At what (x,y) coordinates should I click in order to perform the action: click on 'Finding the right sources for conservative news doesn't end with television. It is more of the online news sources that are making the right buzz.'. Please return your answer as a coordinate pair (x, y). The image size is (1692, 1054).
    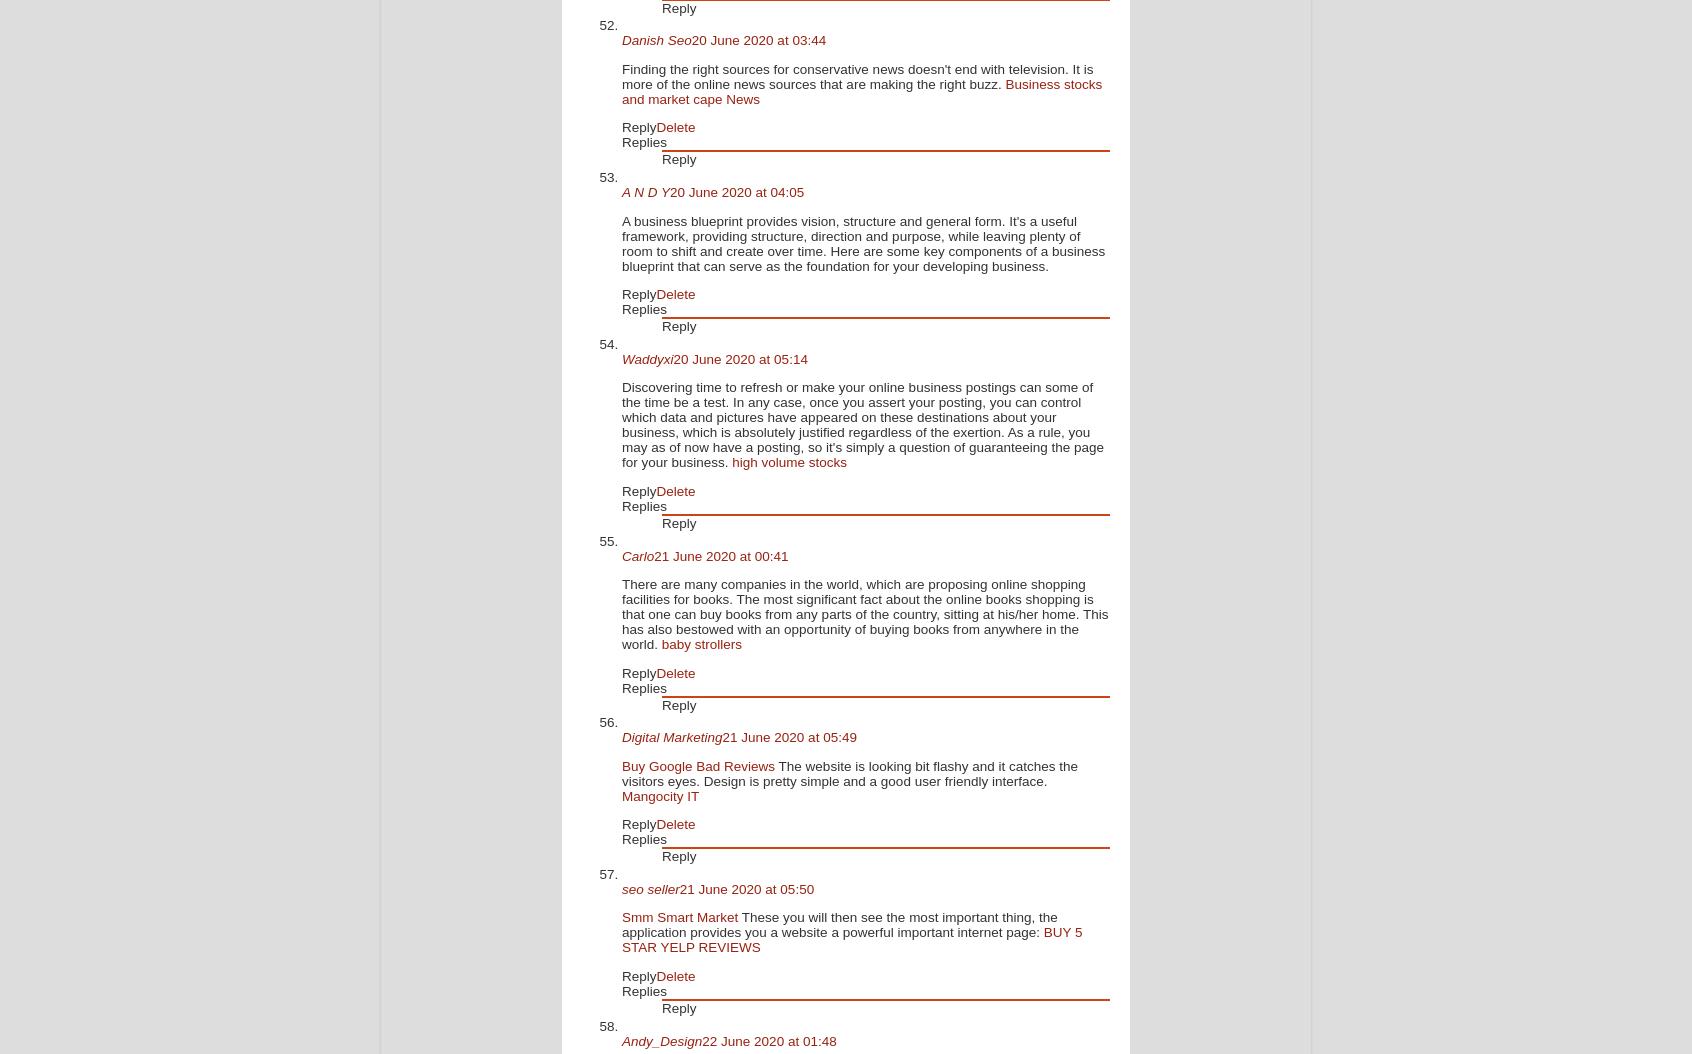
    Looking at the image, I should click on (856, 74).